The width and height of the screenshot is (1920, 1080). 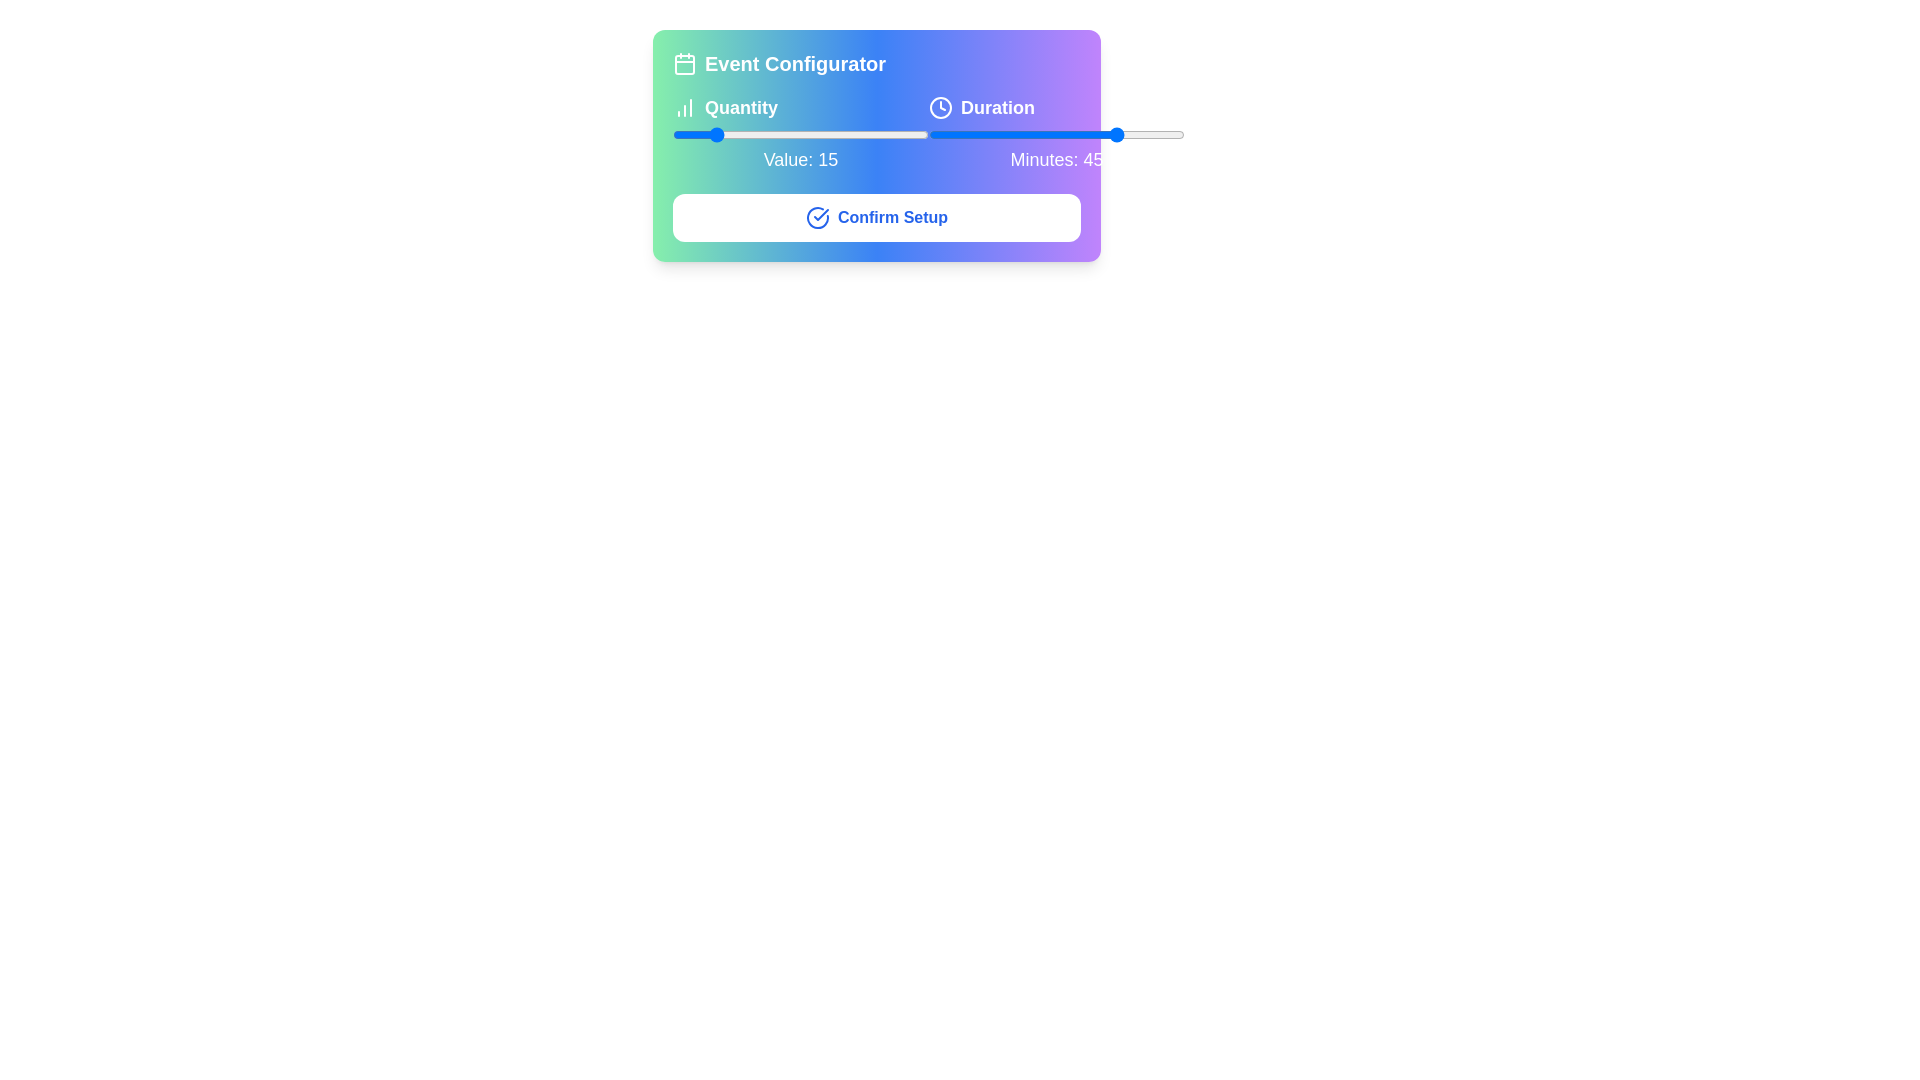 I want to click on the Text label displaying 'Minutes: 45' with a purple background gradient, located in the lower right of the 'Duration' section, so click(x=1055, y=158).